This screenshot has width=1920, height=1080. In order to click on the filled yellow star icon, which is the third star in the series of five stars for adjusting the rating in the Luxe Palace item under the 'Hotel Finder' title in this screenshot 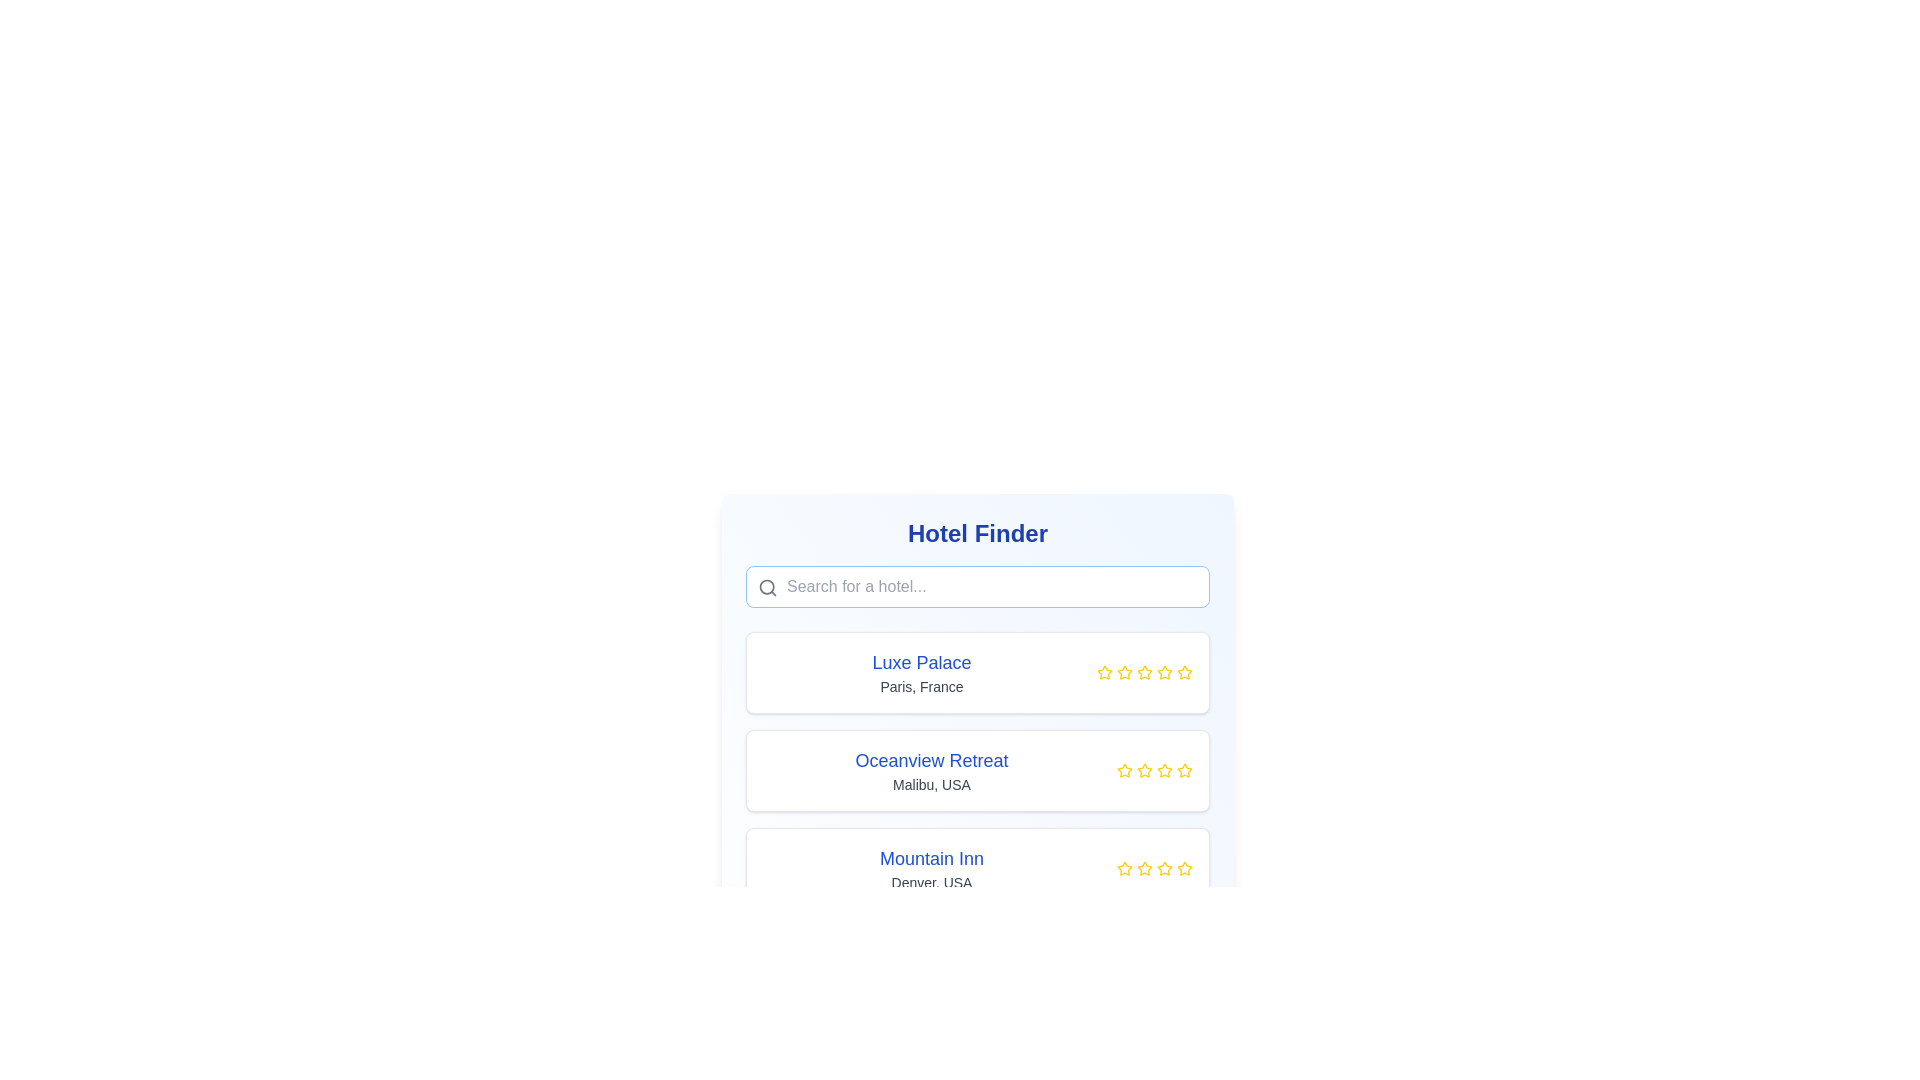, I will do `click(1145, 672)`.